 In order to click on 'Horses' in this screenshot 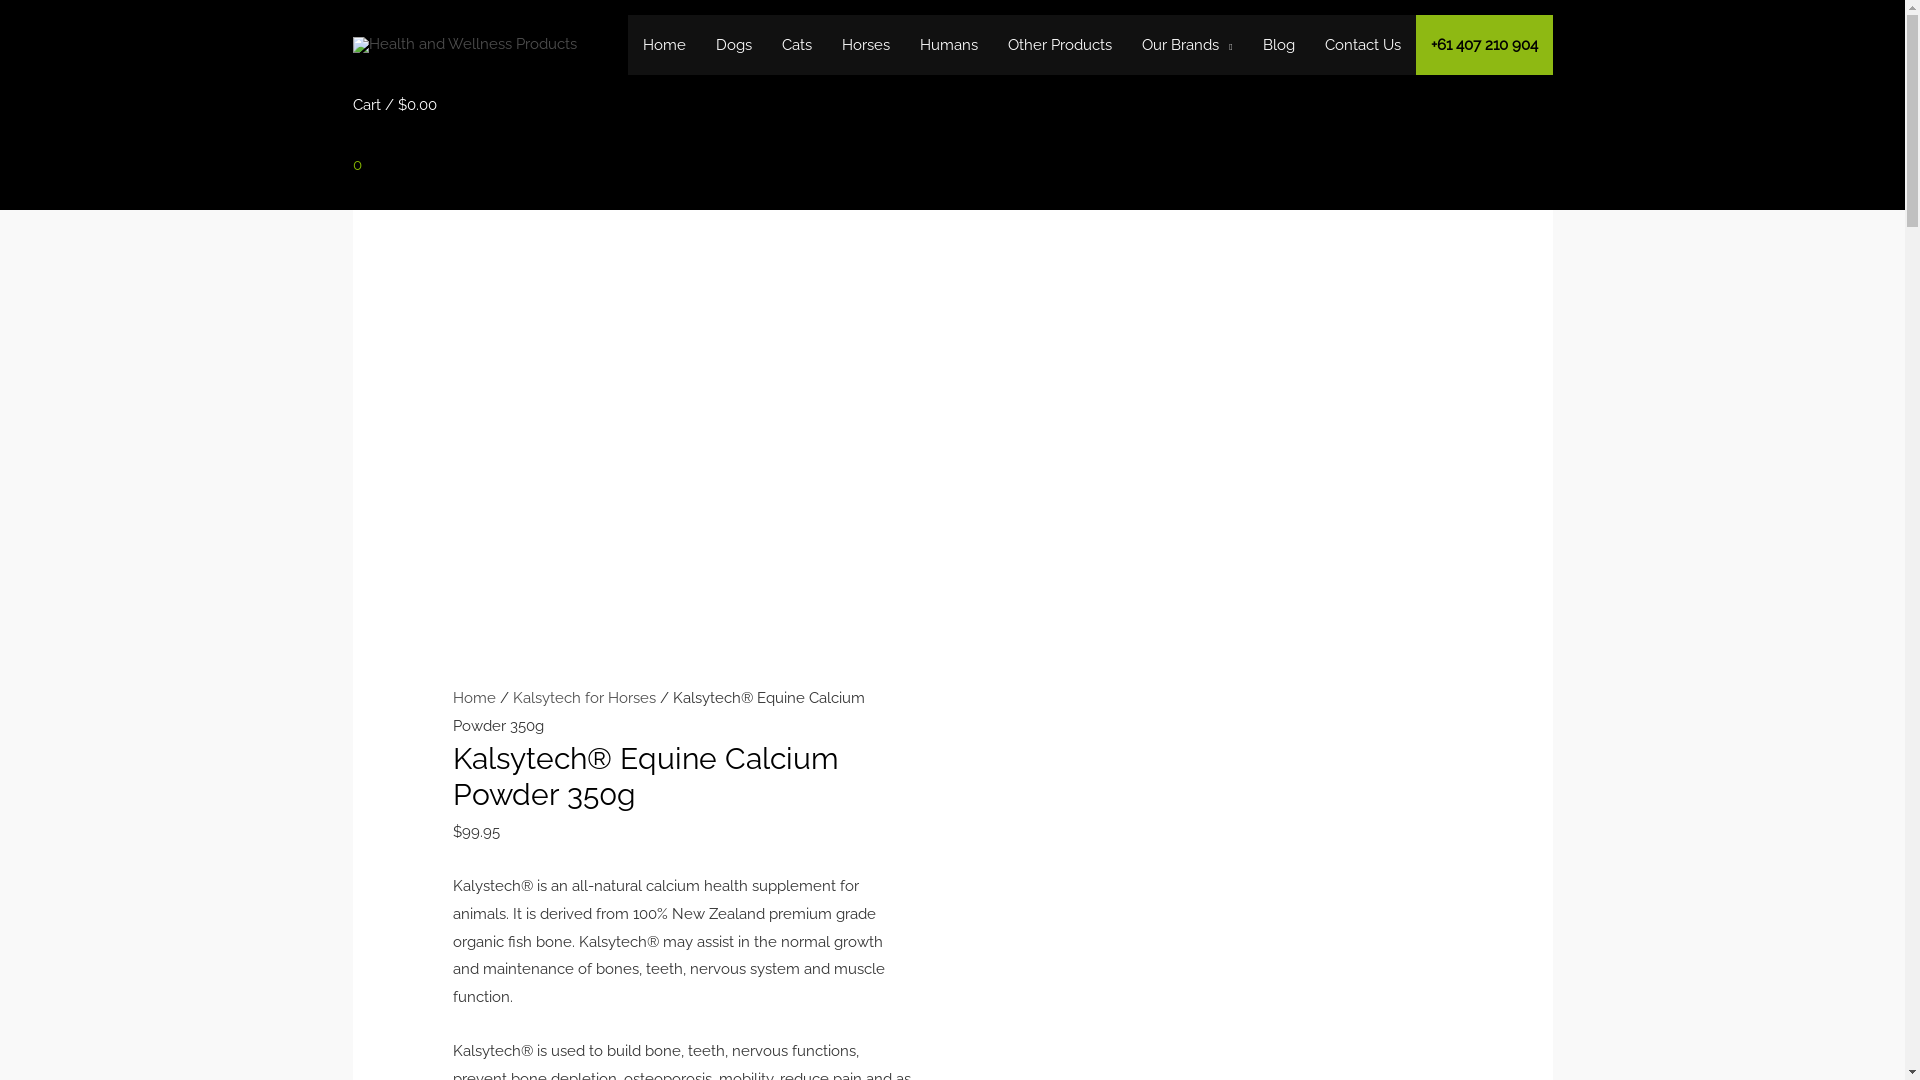, I will do `click(826, 45)`.